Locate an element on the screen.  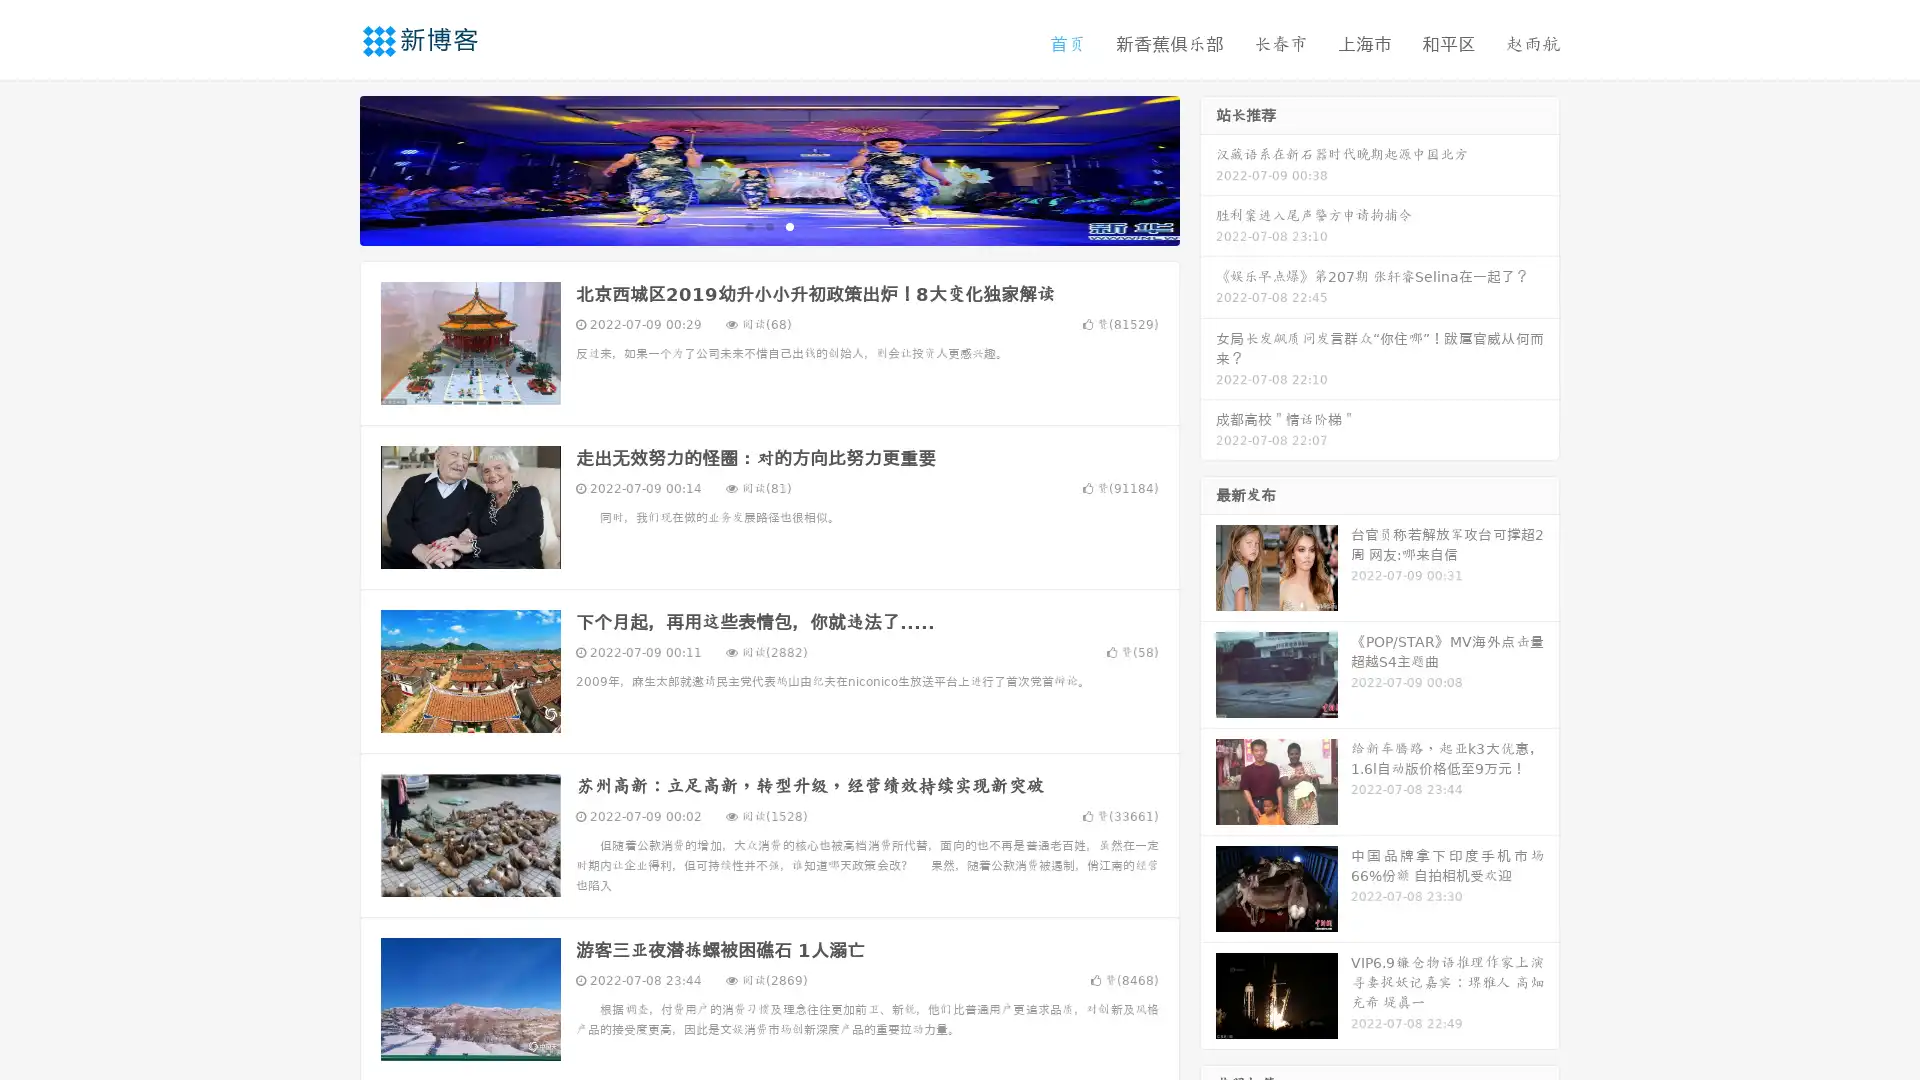
Previous slide is located at coordinates (330, 168).